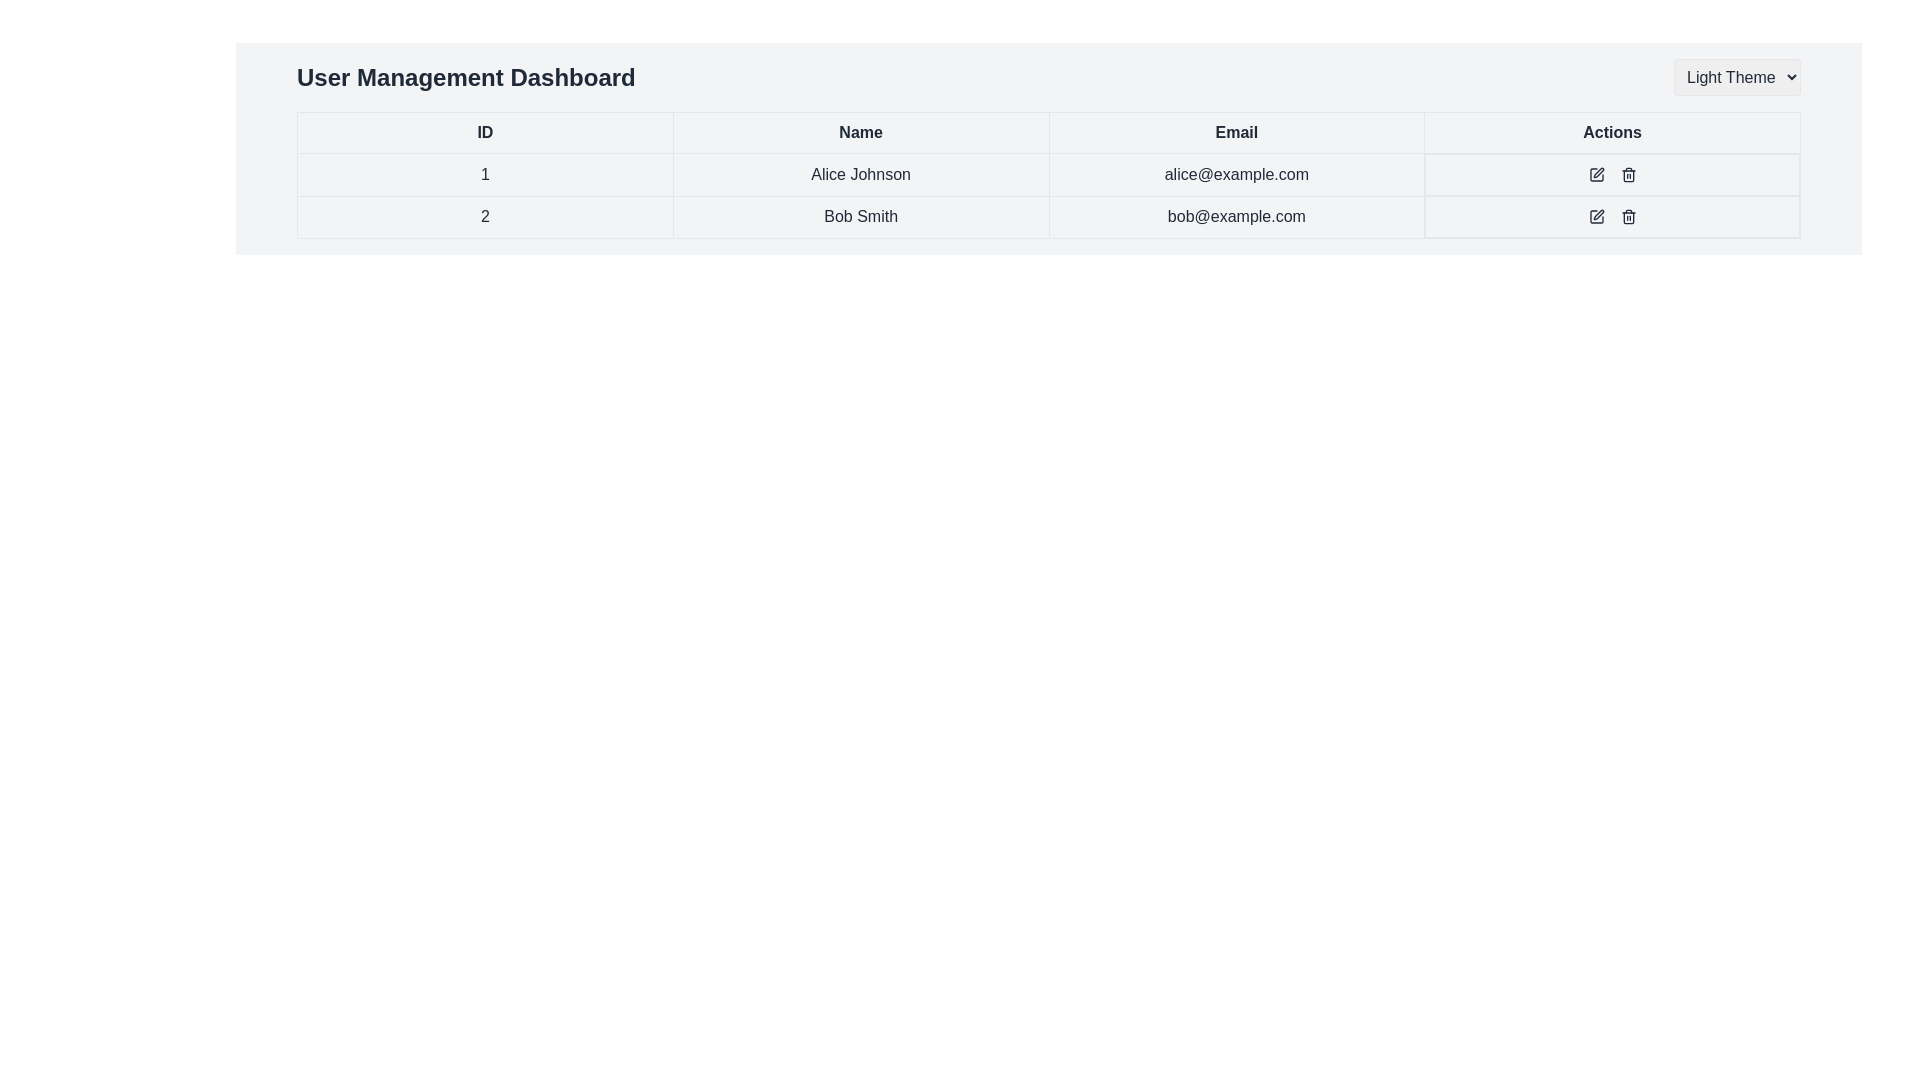 The height and width of the screenshot is (1080, 1920). What do you see at coordinates (1595, 216) in the screenshot?
I see `the edit action Icon button located in the 'Actions' column of the second row in the user management table` at bounding box center [1595, 216].